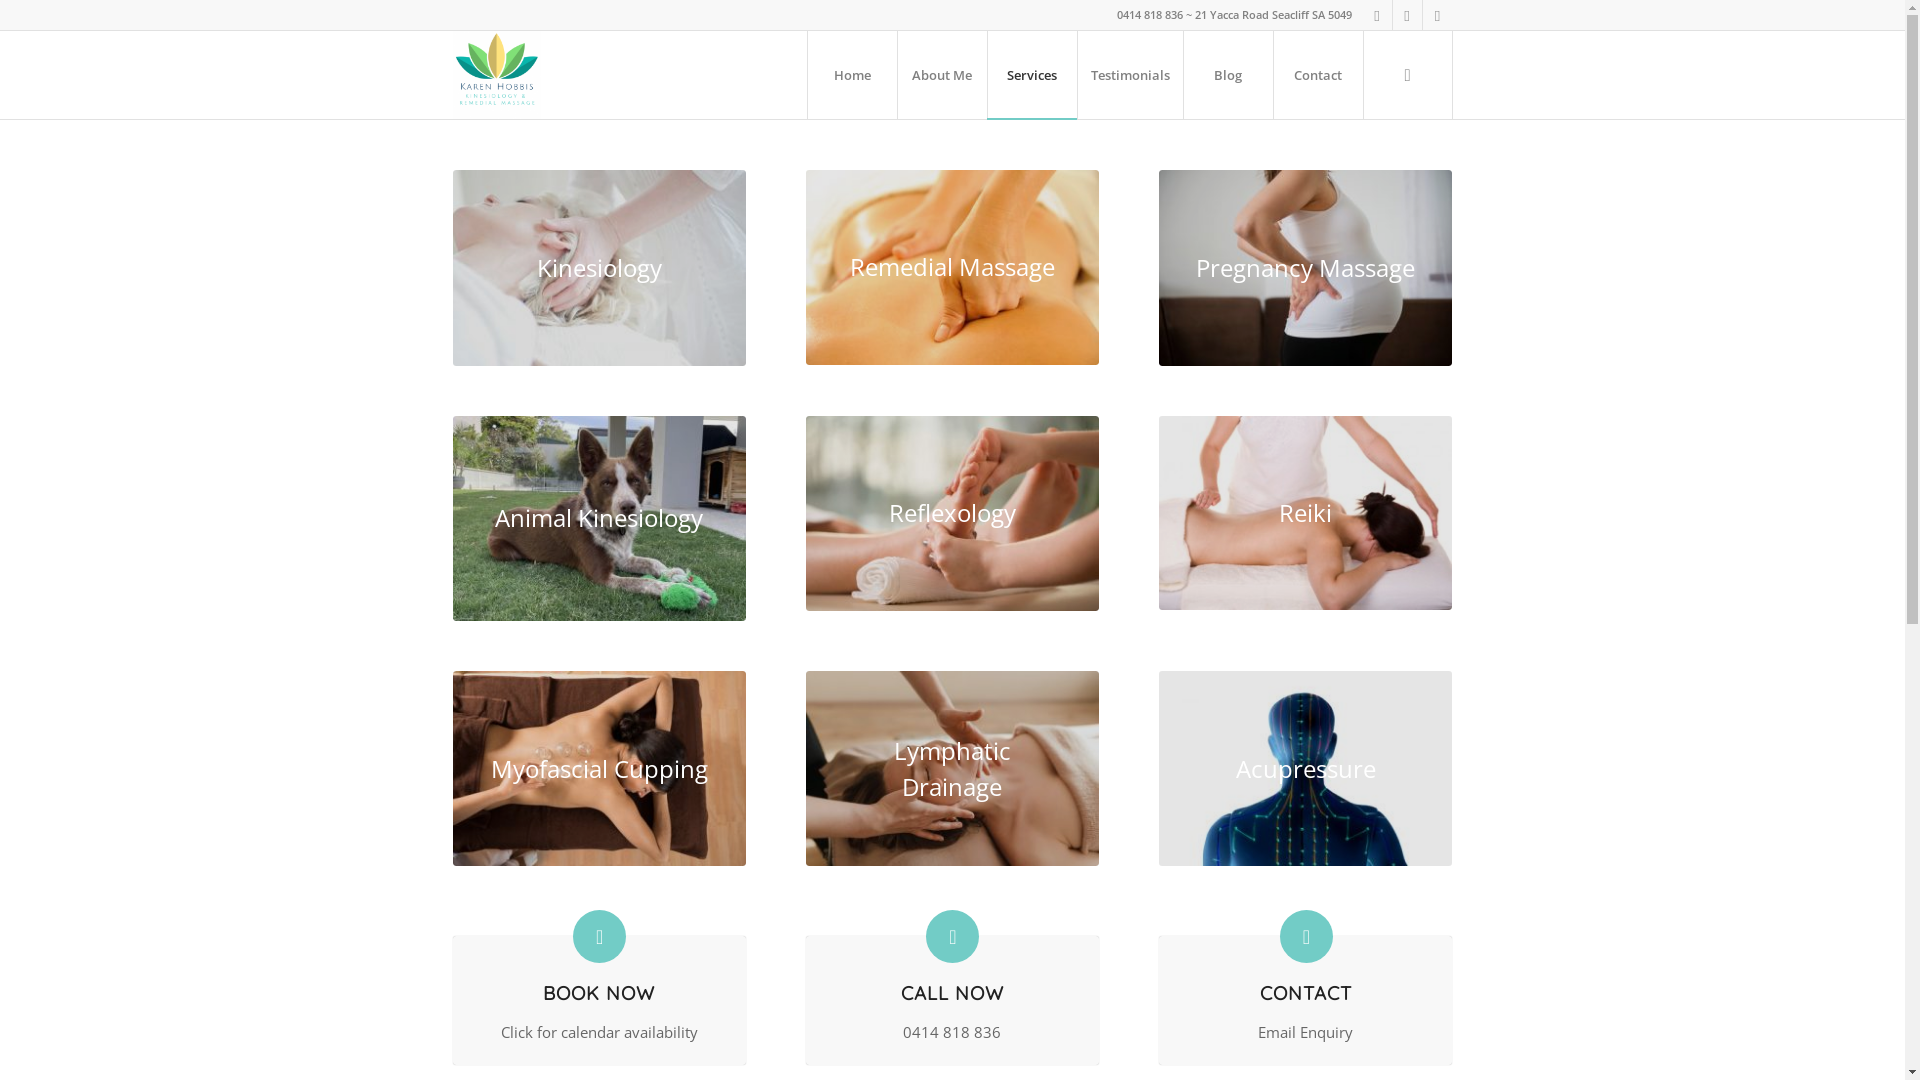  I want to click on 'Reflexology', so click(951, 512).